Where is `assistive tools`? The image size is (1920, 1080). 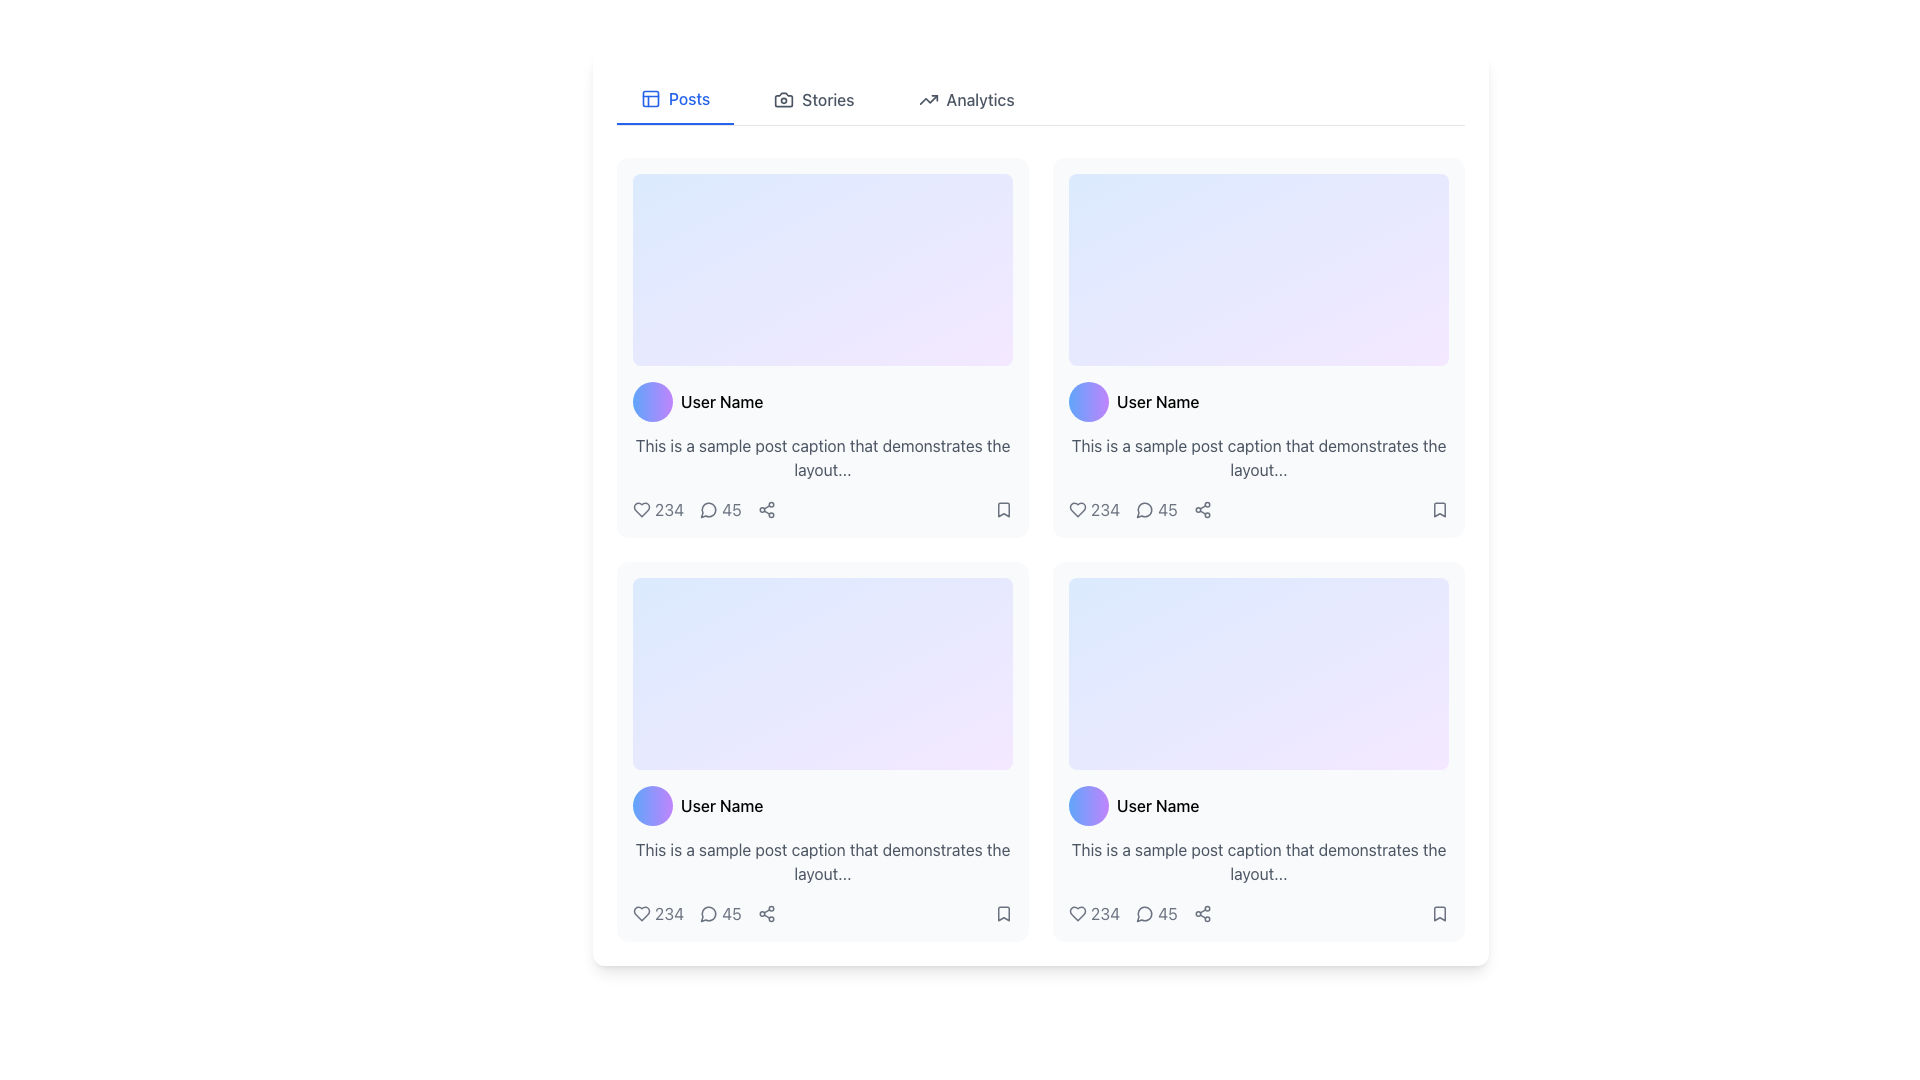 assistive tools is located at coordinates (1077, 914).